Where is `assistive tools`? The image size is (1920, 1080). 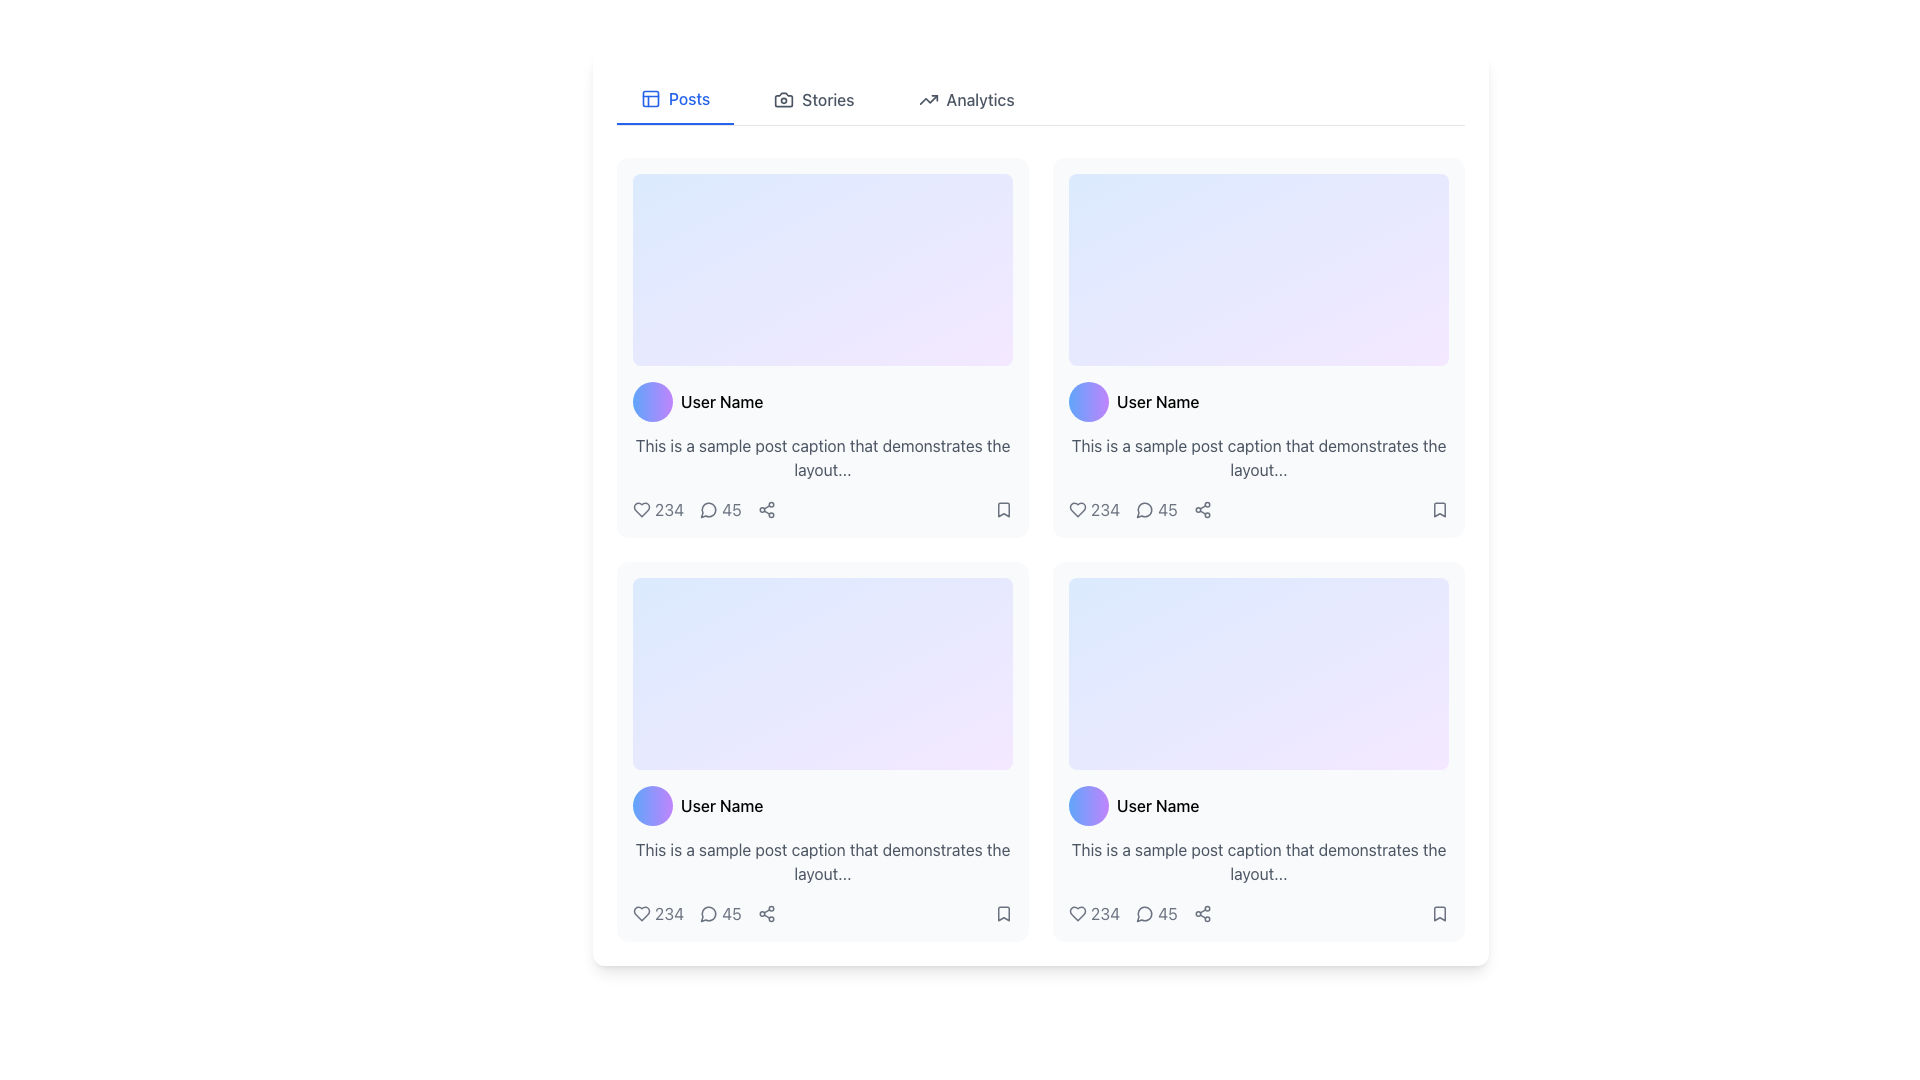 assistive tools is located at coordinates (1077, 914).